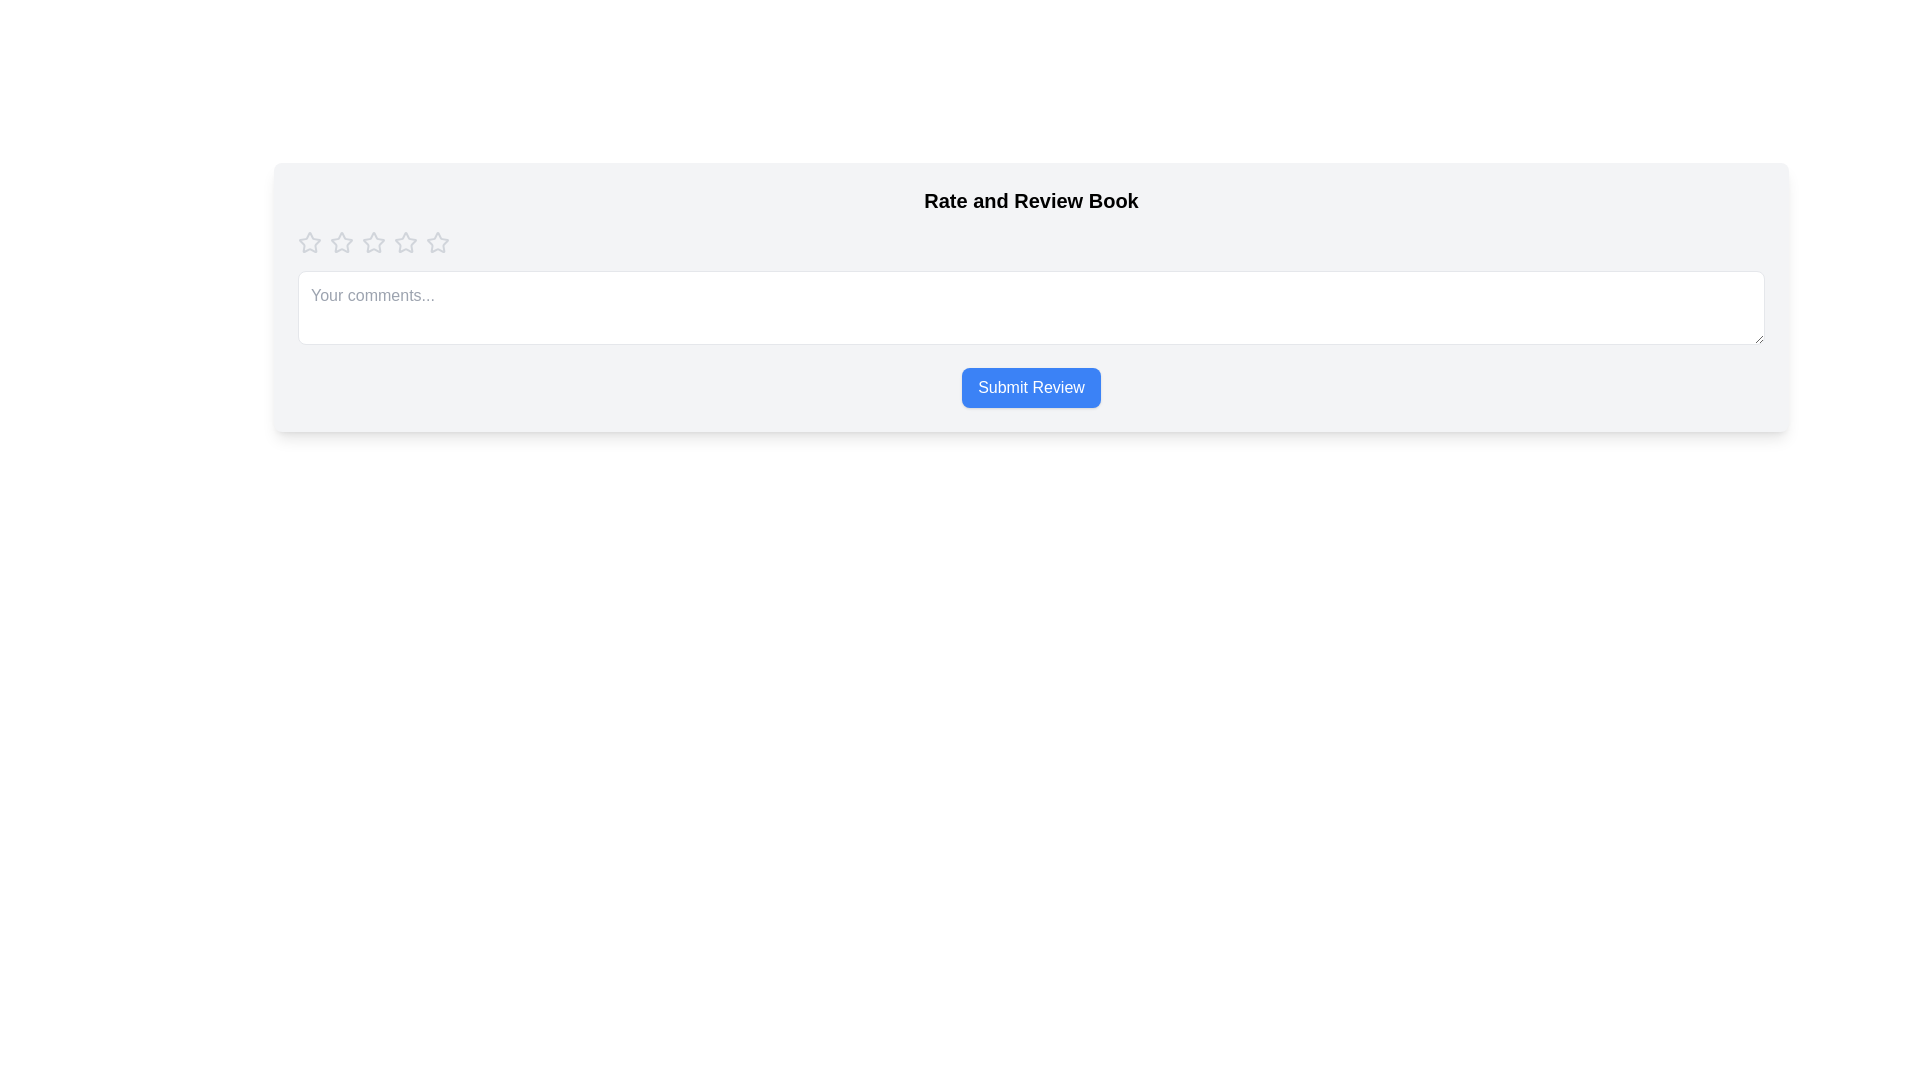  I want to click on the star corresponding to the rating level 2, so click(341, 242).